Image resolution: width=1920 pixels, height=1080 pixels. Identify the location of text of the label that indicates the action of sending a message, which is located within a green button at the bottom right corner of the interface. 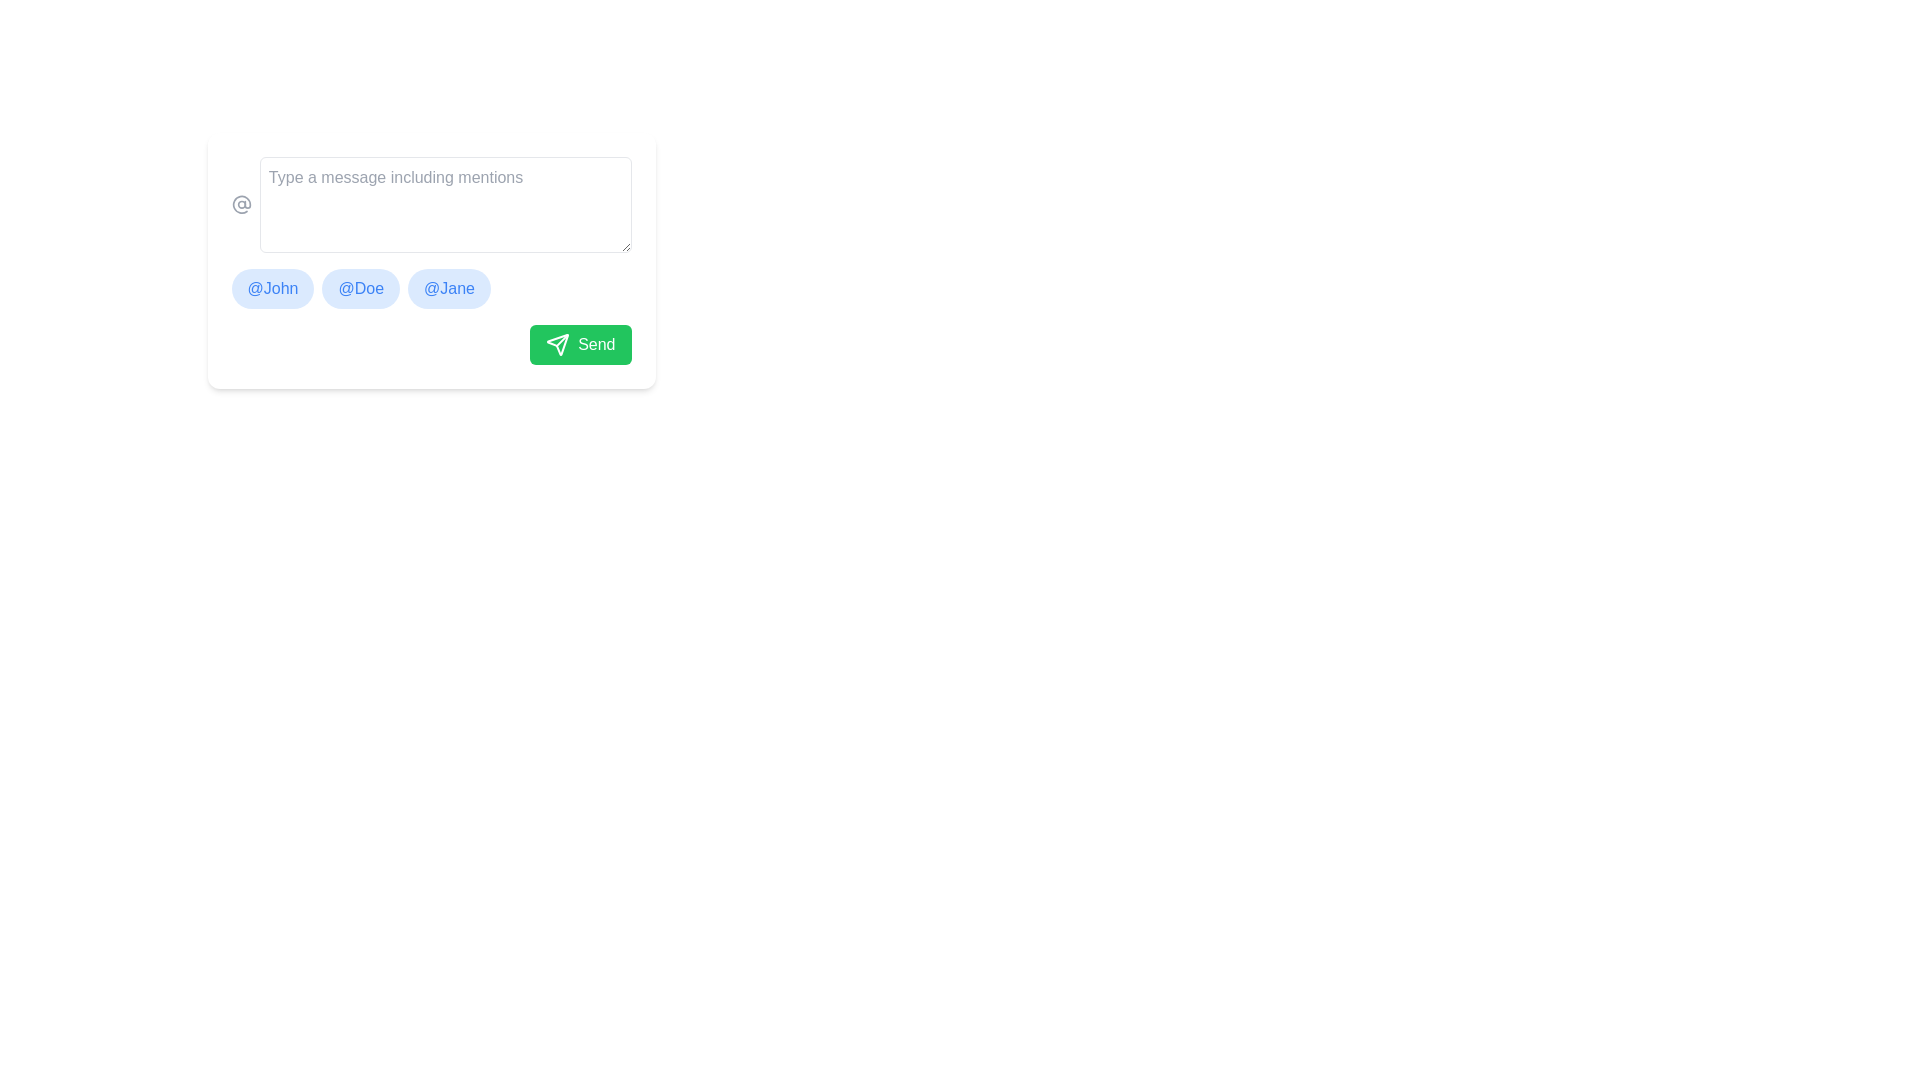
(595, 343).